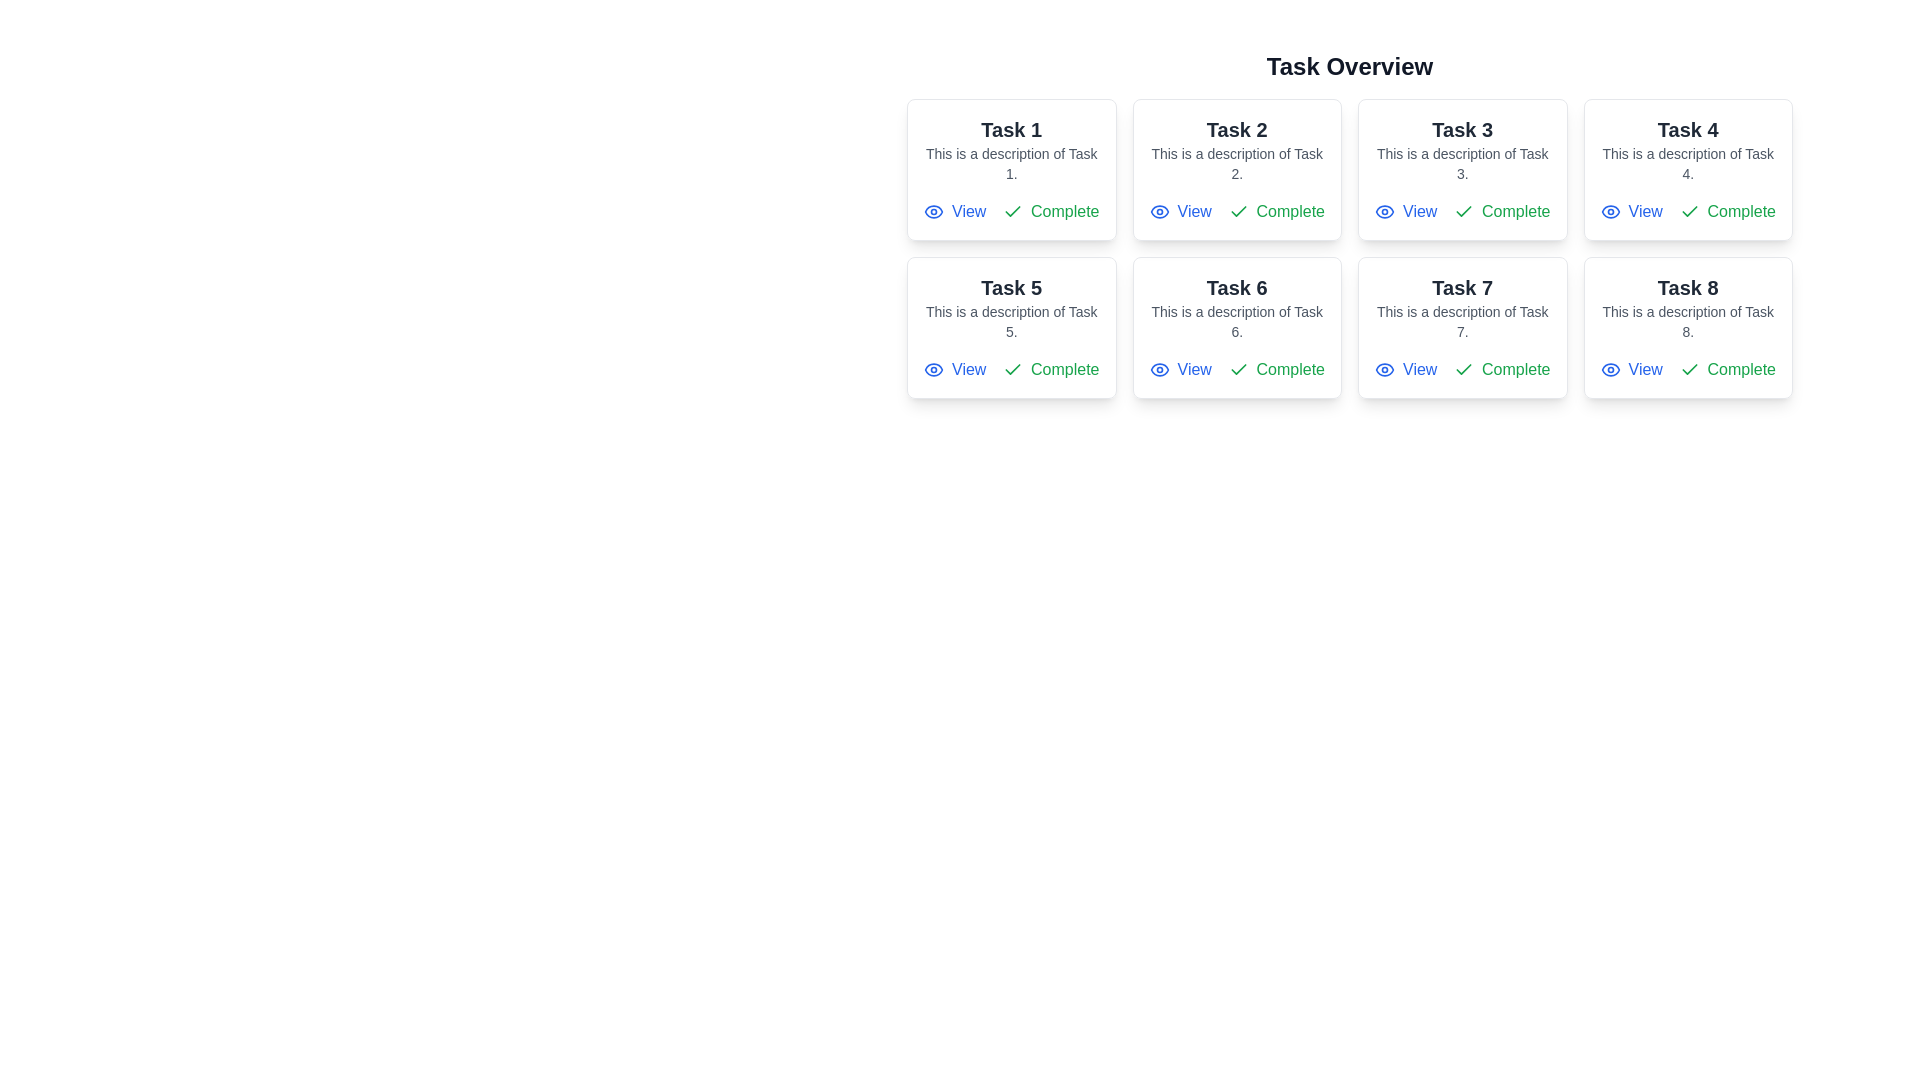 Image resolution: width=1920 pixels, height=1080 pixels. Describe the element at coordinates (1688, 211) in the screenshot. I see `the status represented by the green checkmark icon located in the 'Task 4' card, positioned to the right of the 'Complete' text` at that location.